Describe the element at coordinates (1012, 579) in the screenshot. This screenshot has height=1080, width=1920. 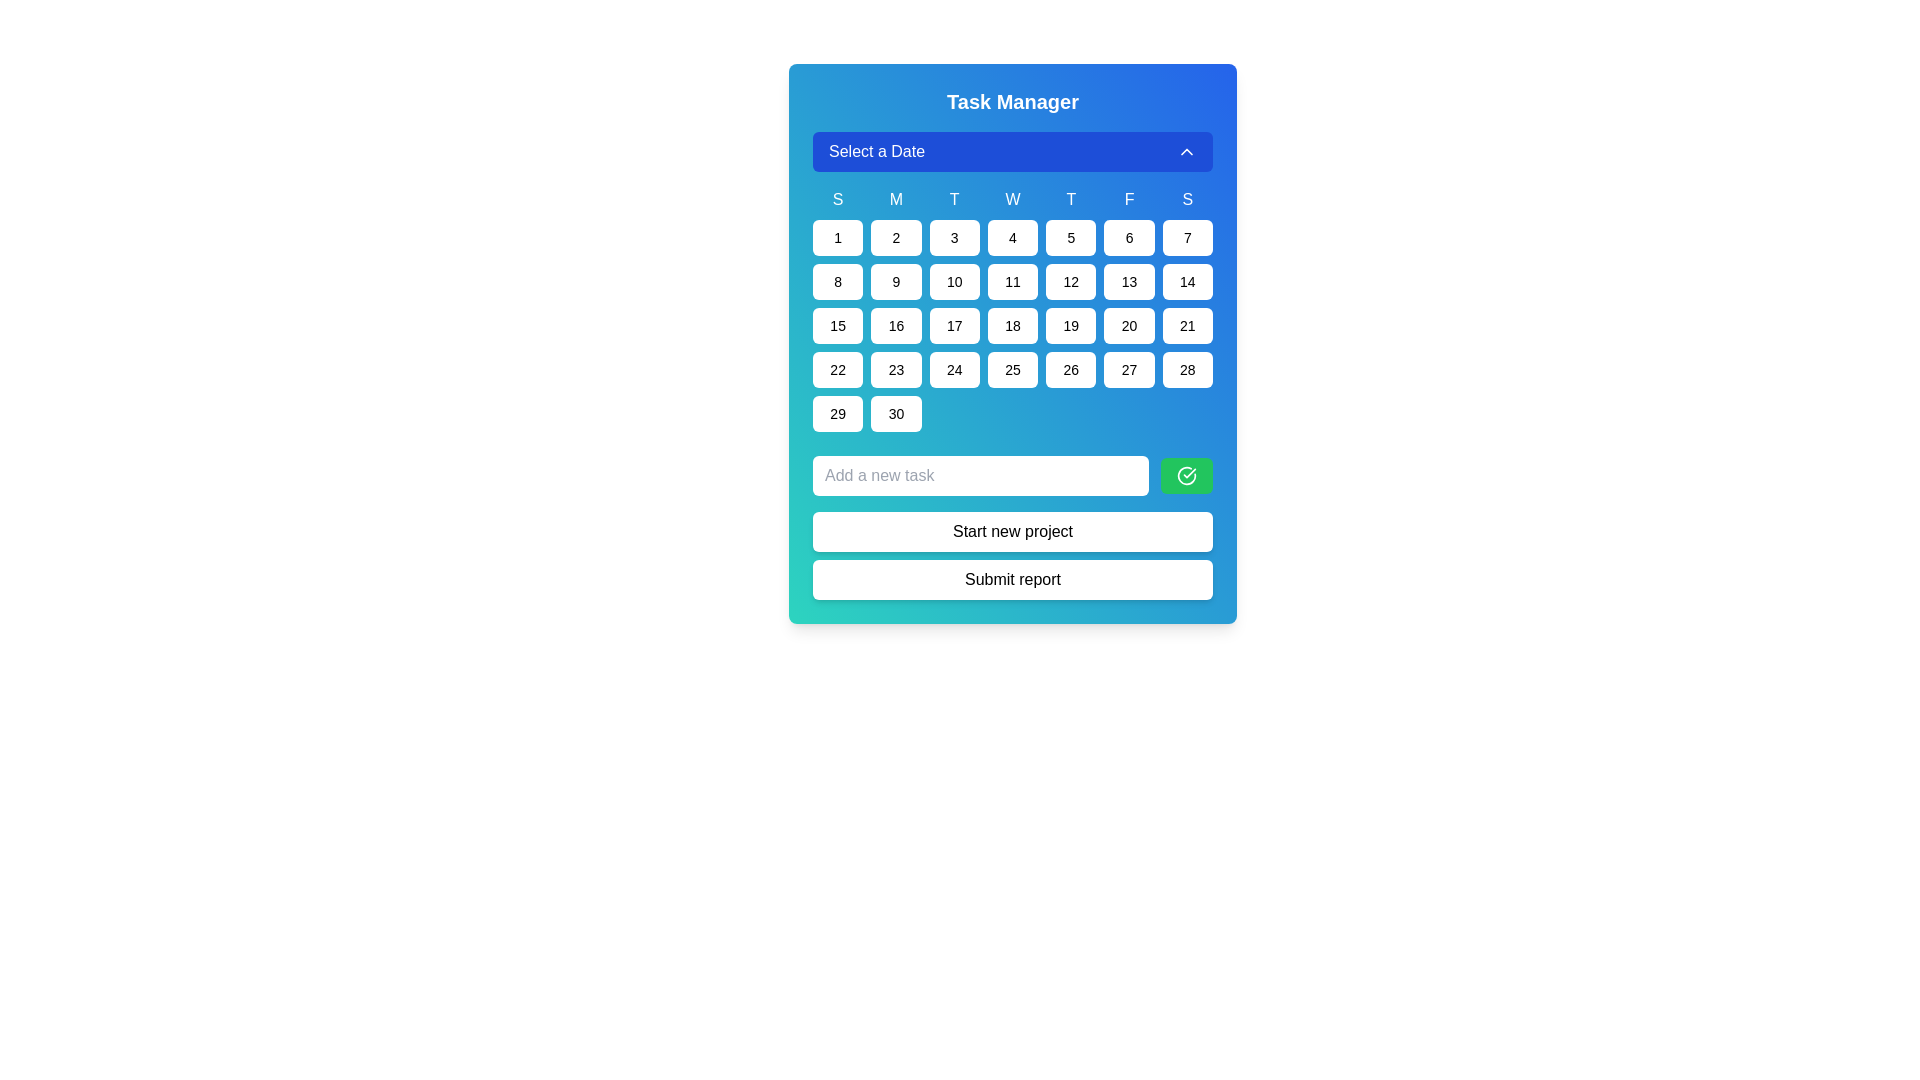
I see `the 'Submit report' button, which is a rectangular button with rounded corners and black text on a white background, located below the 'Start new project' button` at that location.